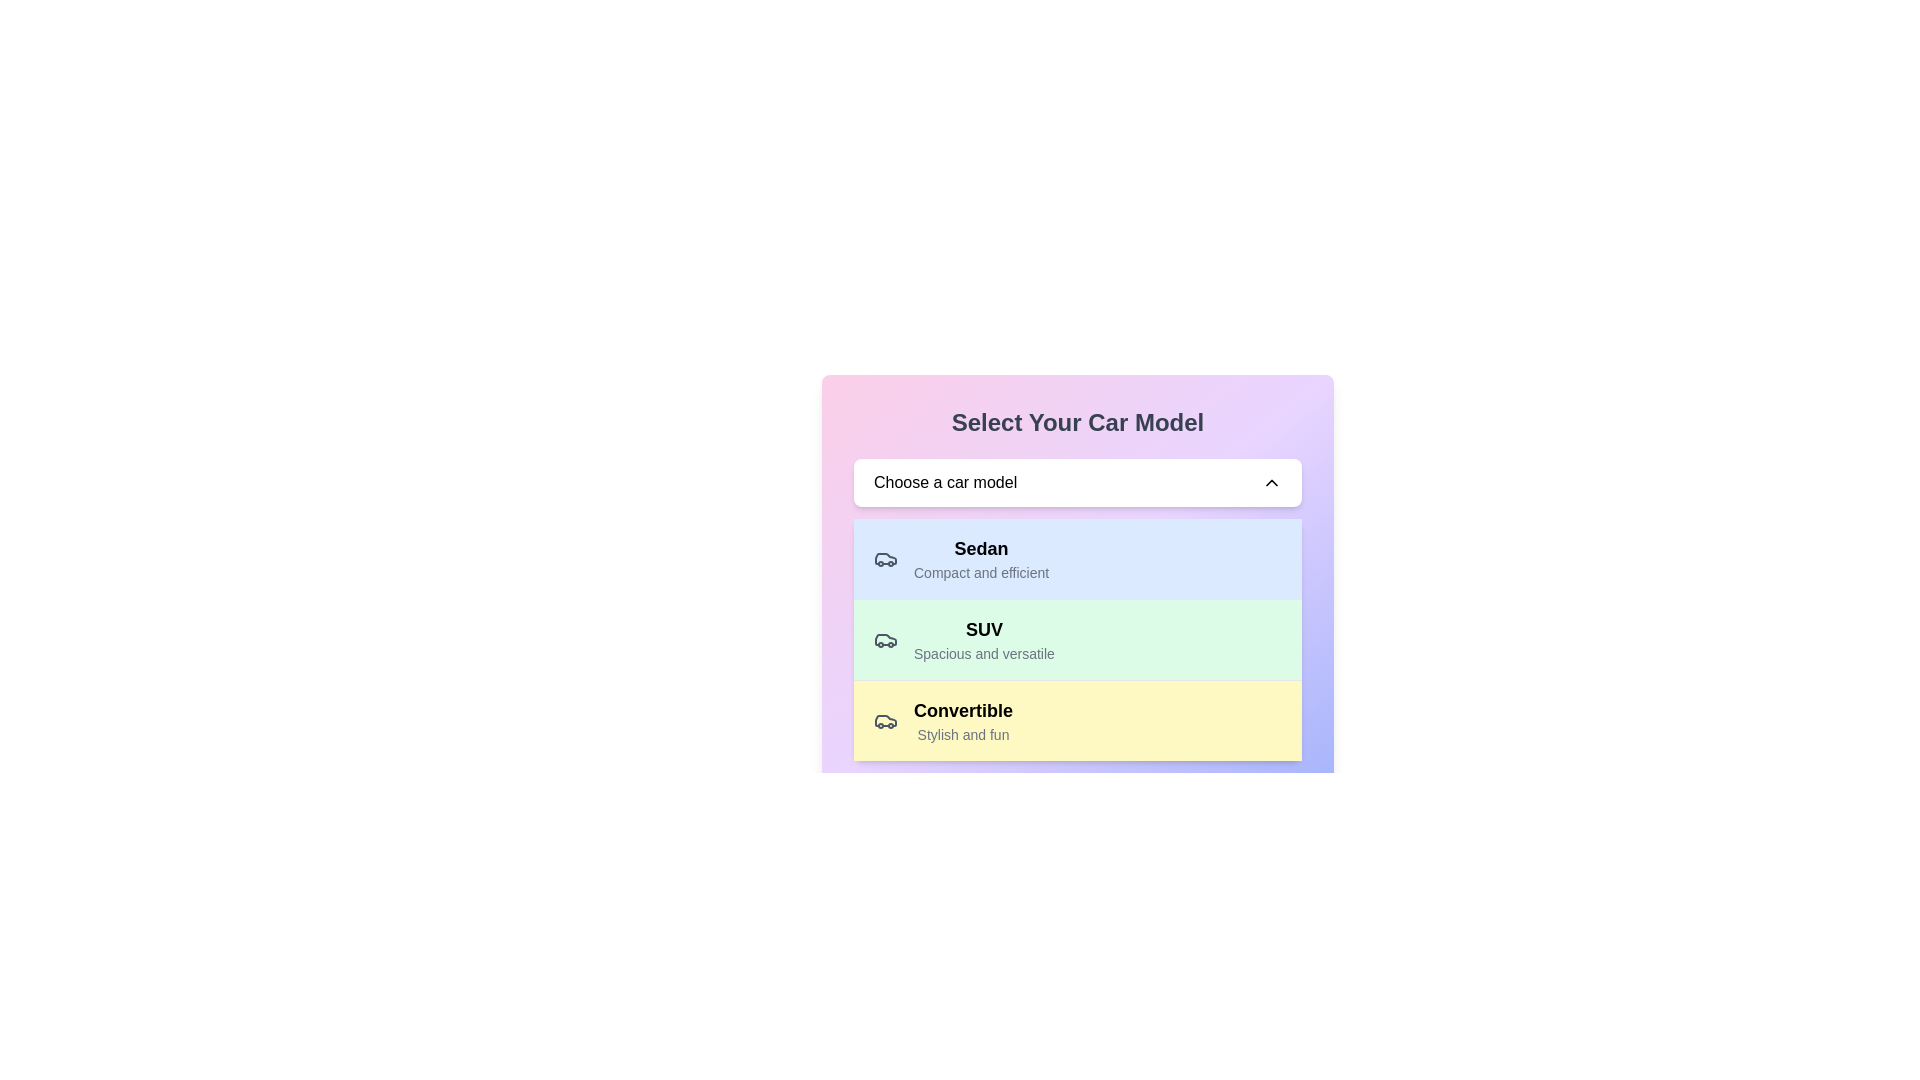 This screenshot has width=1920, height=1080. Describe the element at coordinates (1077, 562) in the screenshot. I see `the 'Sedan' selectable list item in the car model selection interface` at that location.